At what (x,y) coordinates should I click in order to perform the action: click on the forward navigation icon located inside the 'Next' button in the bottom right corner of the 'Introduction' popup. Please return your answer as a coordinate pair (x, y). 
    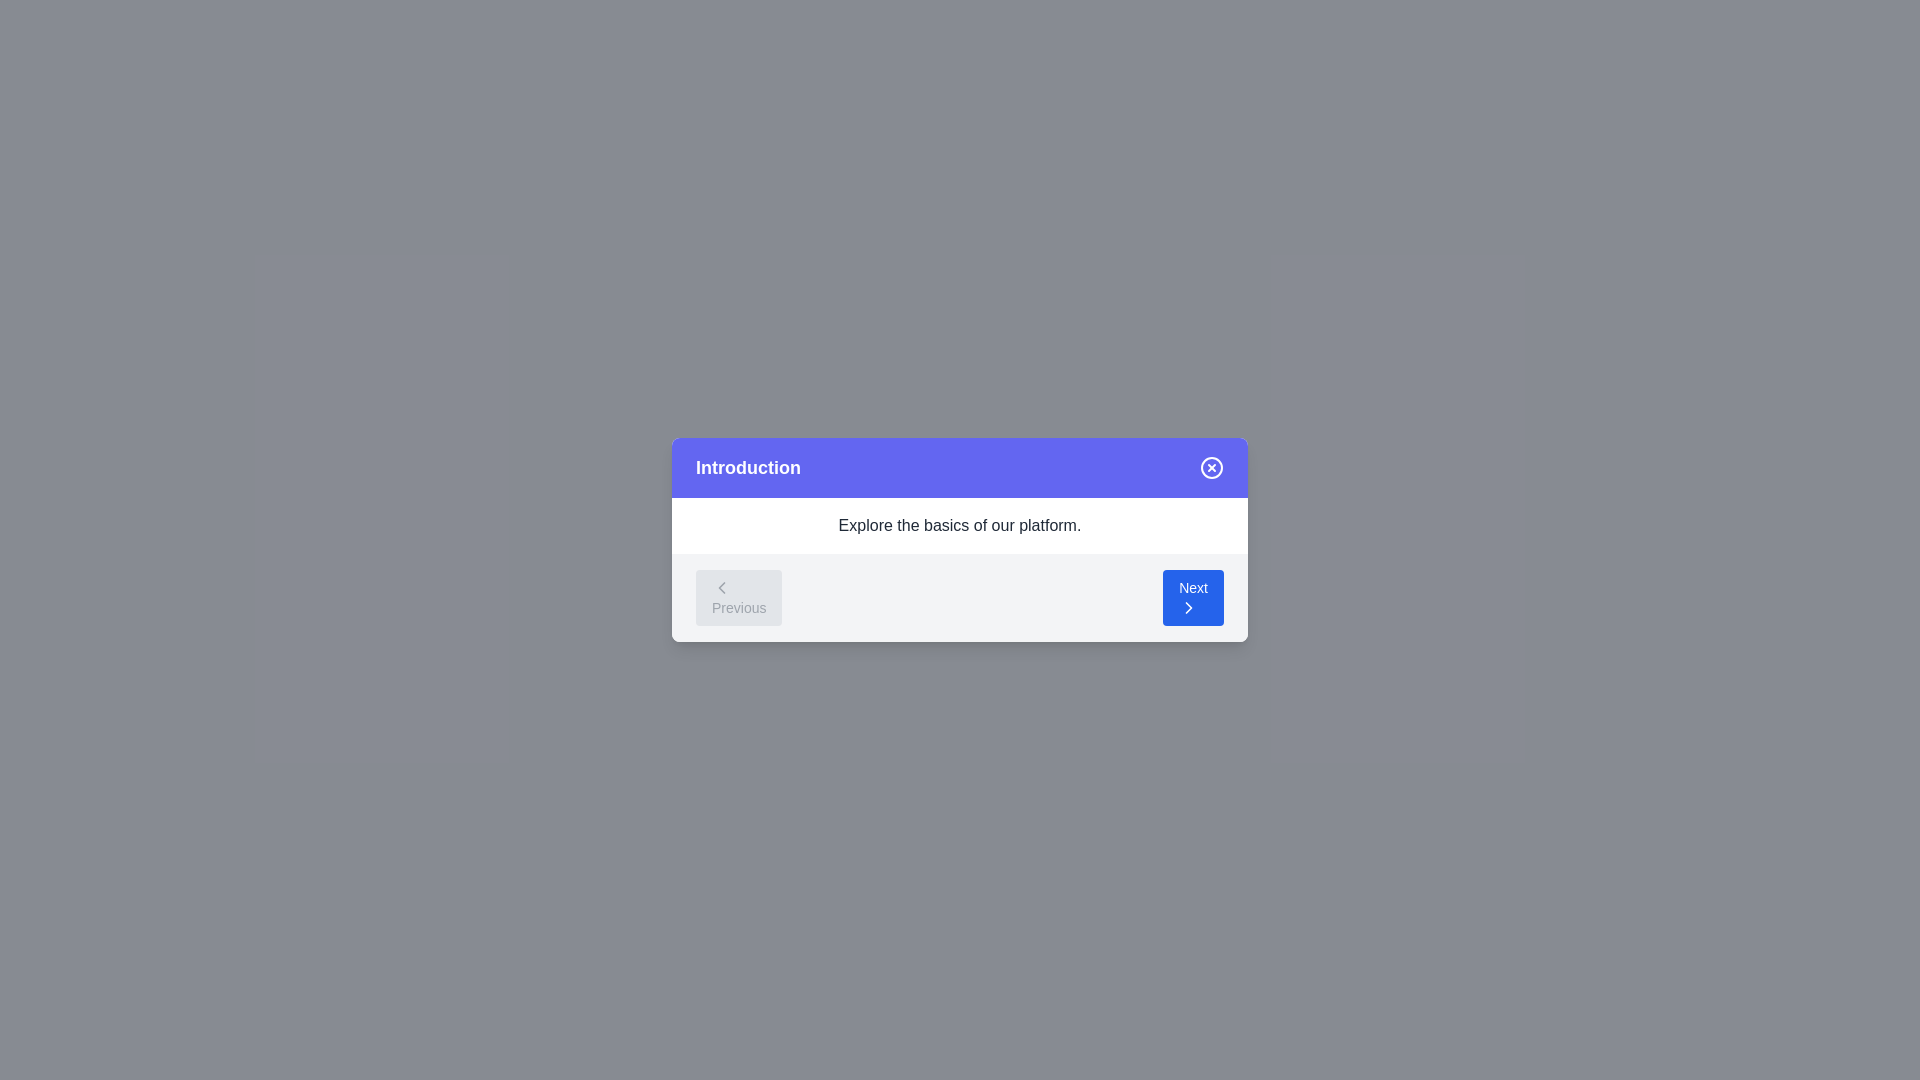
    Looking at the image, I should click on (1189, 607).